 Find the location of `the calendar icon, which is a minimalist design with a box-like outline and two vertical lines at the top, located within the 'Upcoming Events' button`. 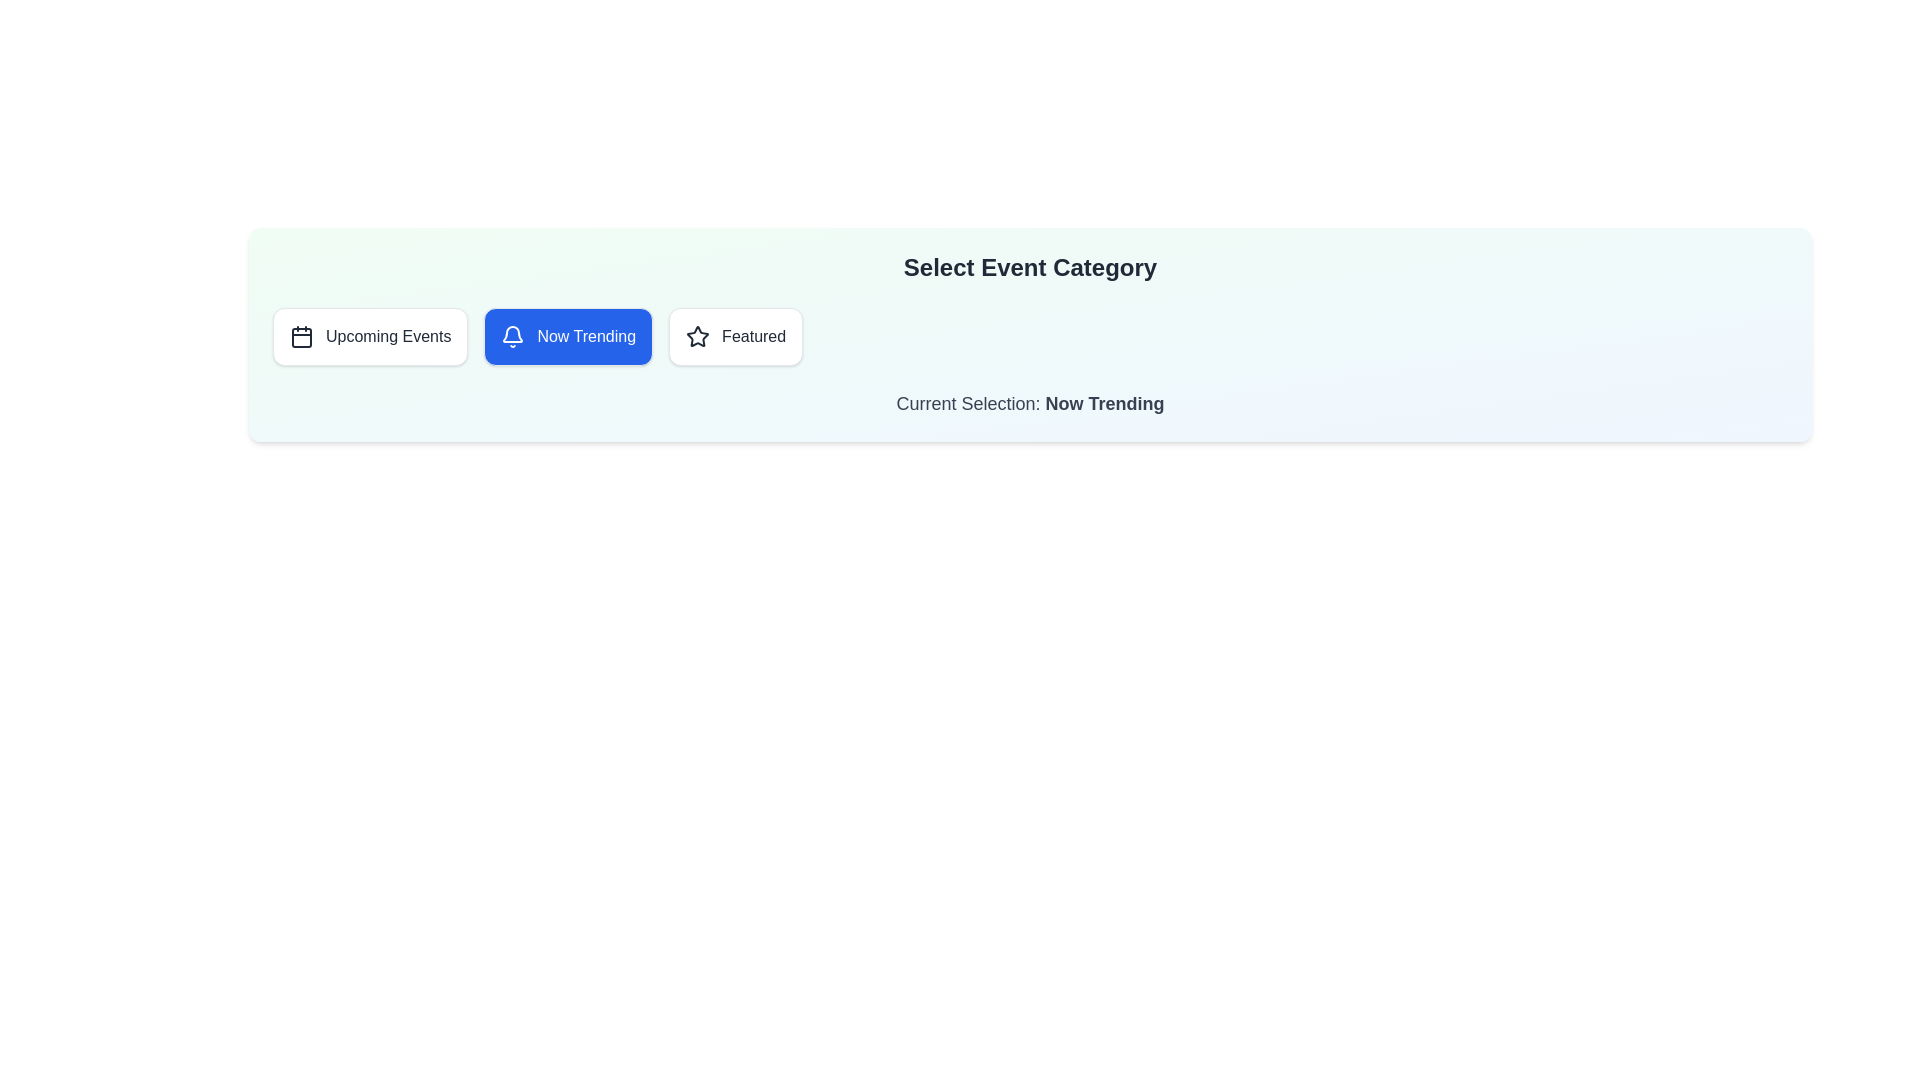

the calendar icon, which is a minimalist design with a box-like outline and two vertical lines at the top, located within the 'Upcoming Events' button is located at coordinates (301, 335).